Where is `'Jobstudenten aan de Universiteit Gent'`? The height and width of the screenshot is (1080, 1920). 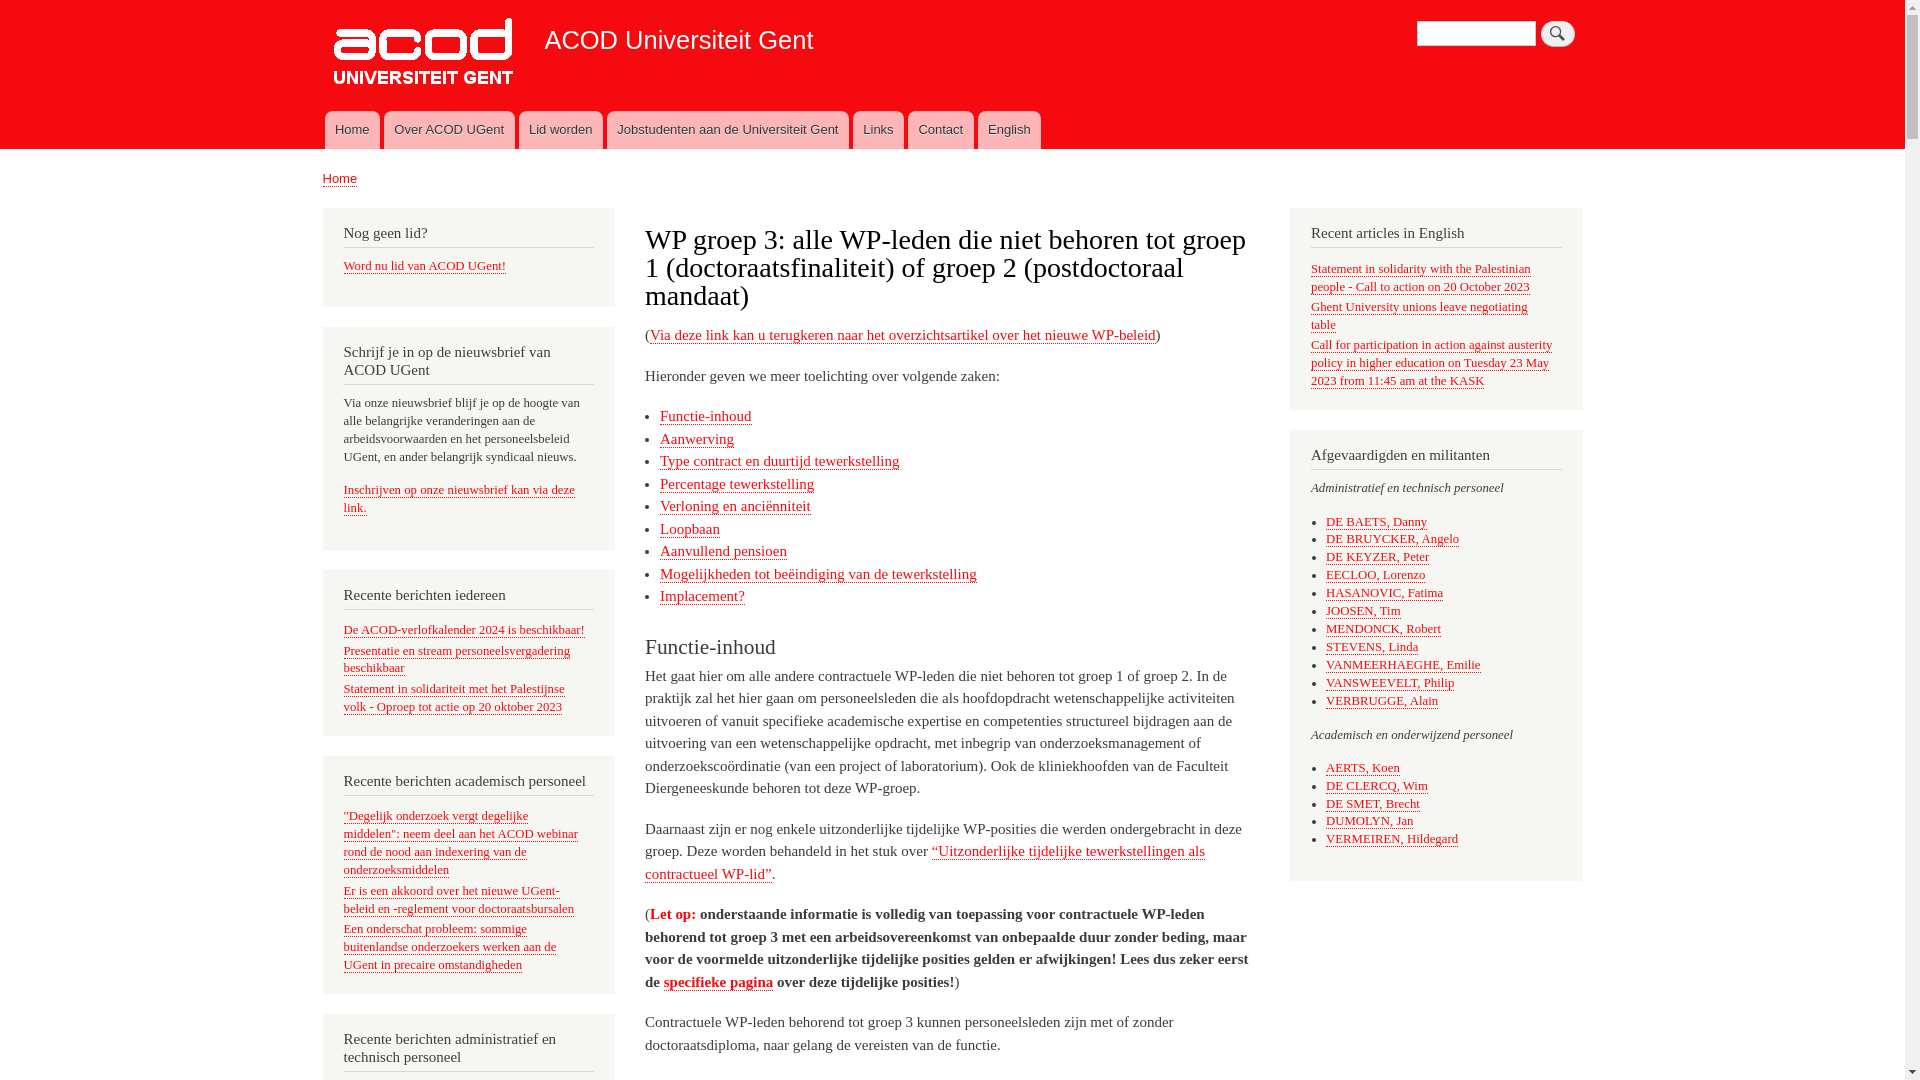
'Jobstudenten aan de Universiteit Gent' is located at coordinates (605, 130).